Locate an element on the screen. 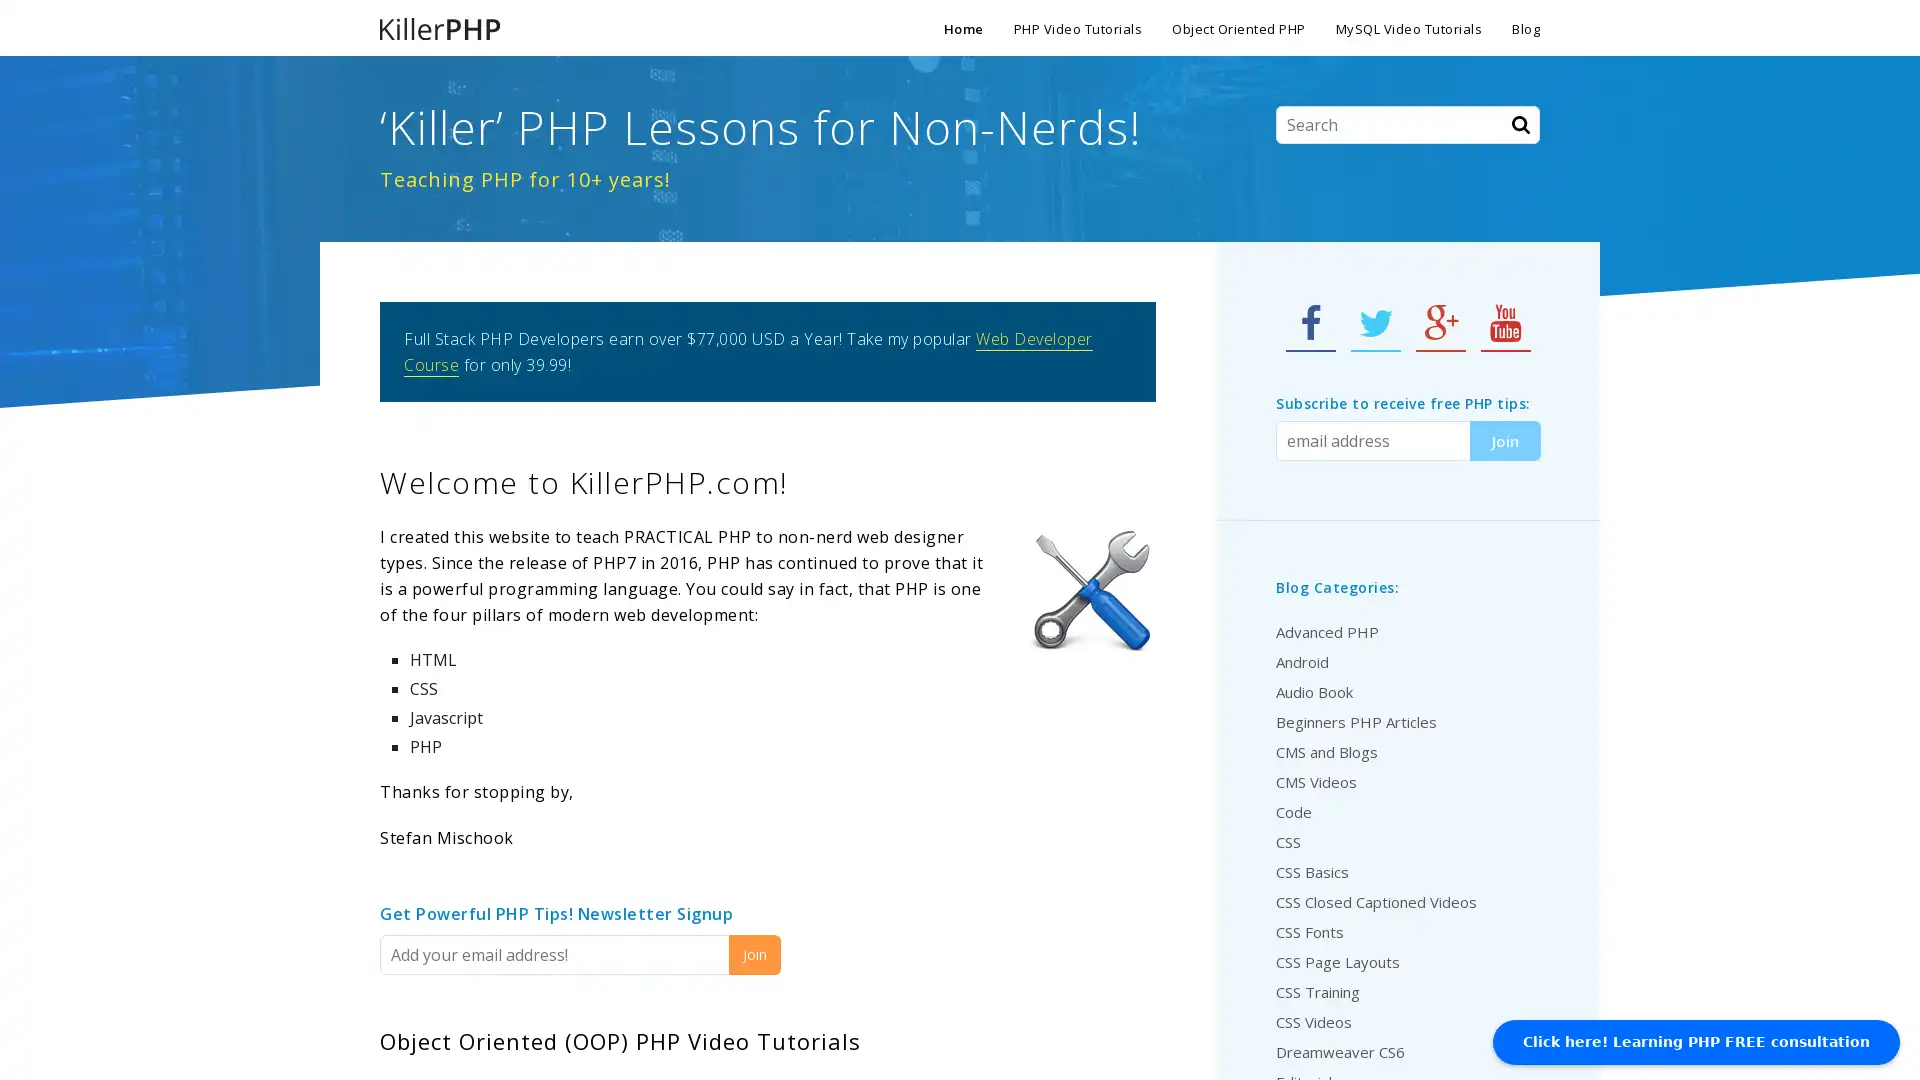 This screenshot has height=1080, width=1920. Join is located at coordinates (753, 954).